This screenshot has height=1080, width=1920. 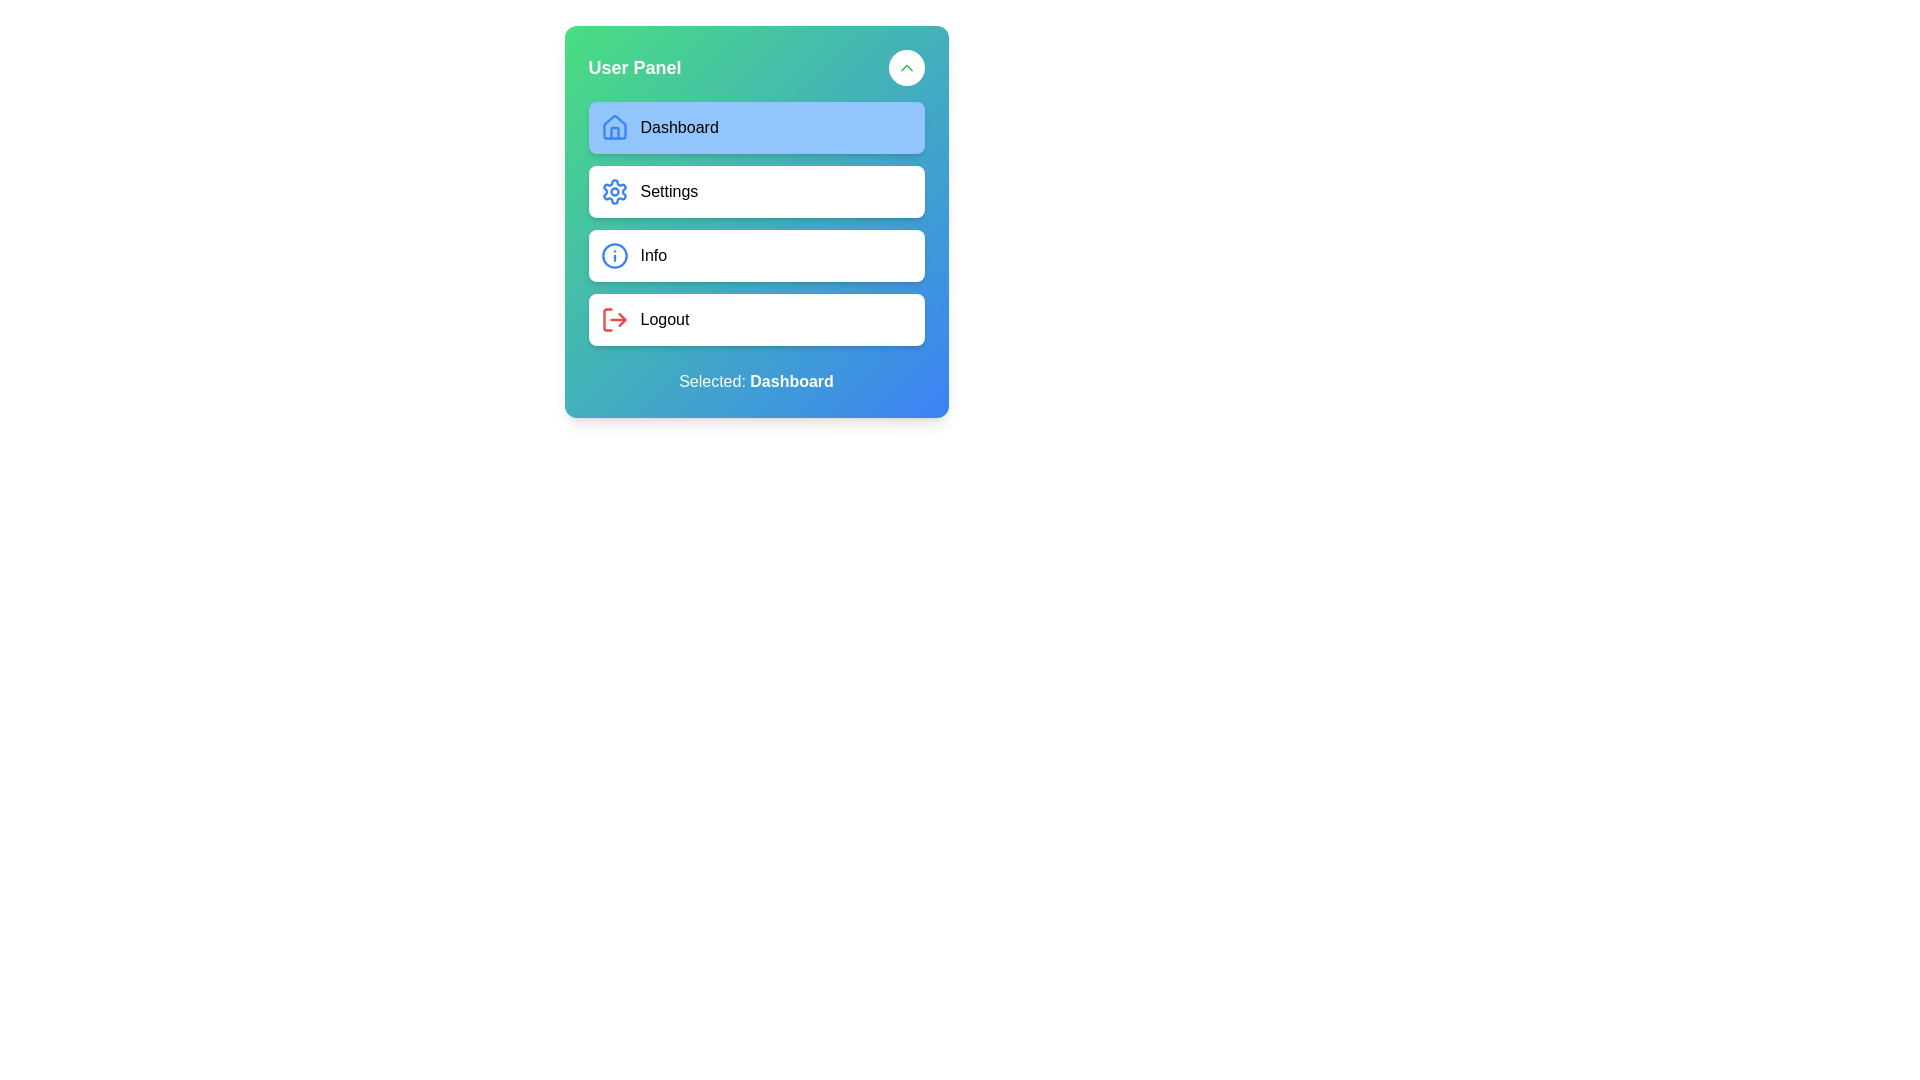 I want to click on the settings icon resembling a toothed gear, located in the second item of the vertical list within the 'Settings' button, so click(x=613, y=192).